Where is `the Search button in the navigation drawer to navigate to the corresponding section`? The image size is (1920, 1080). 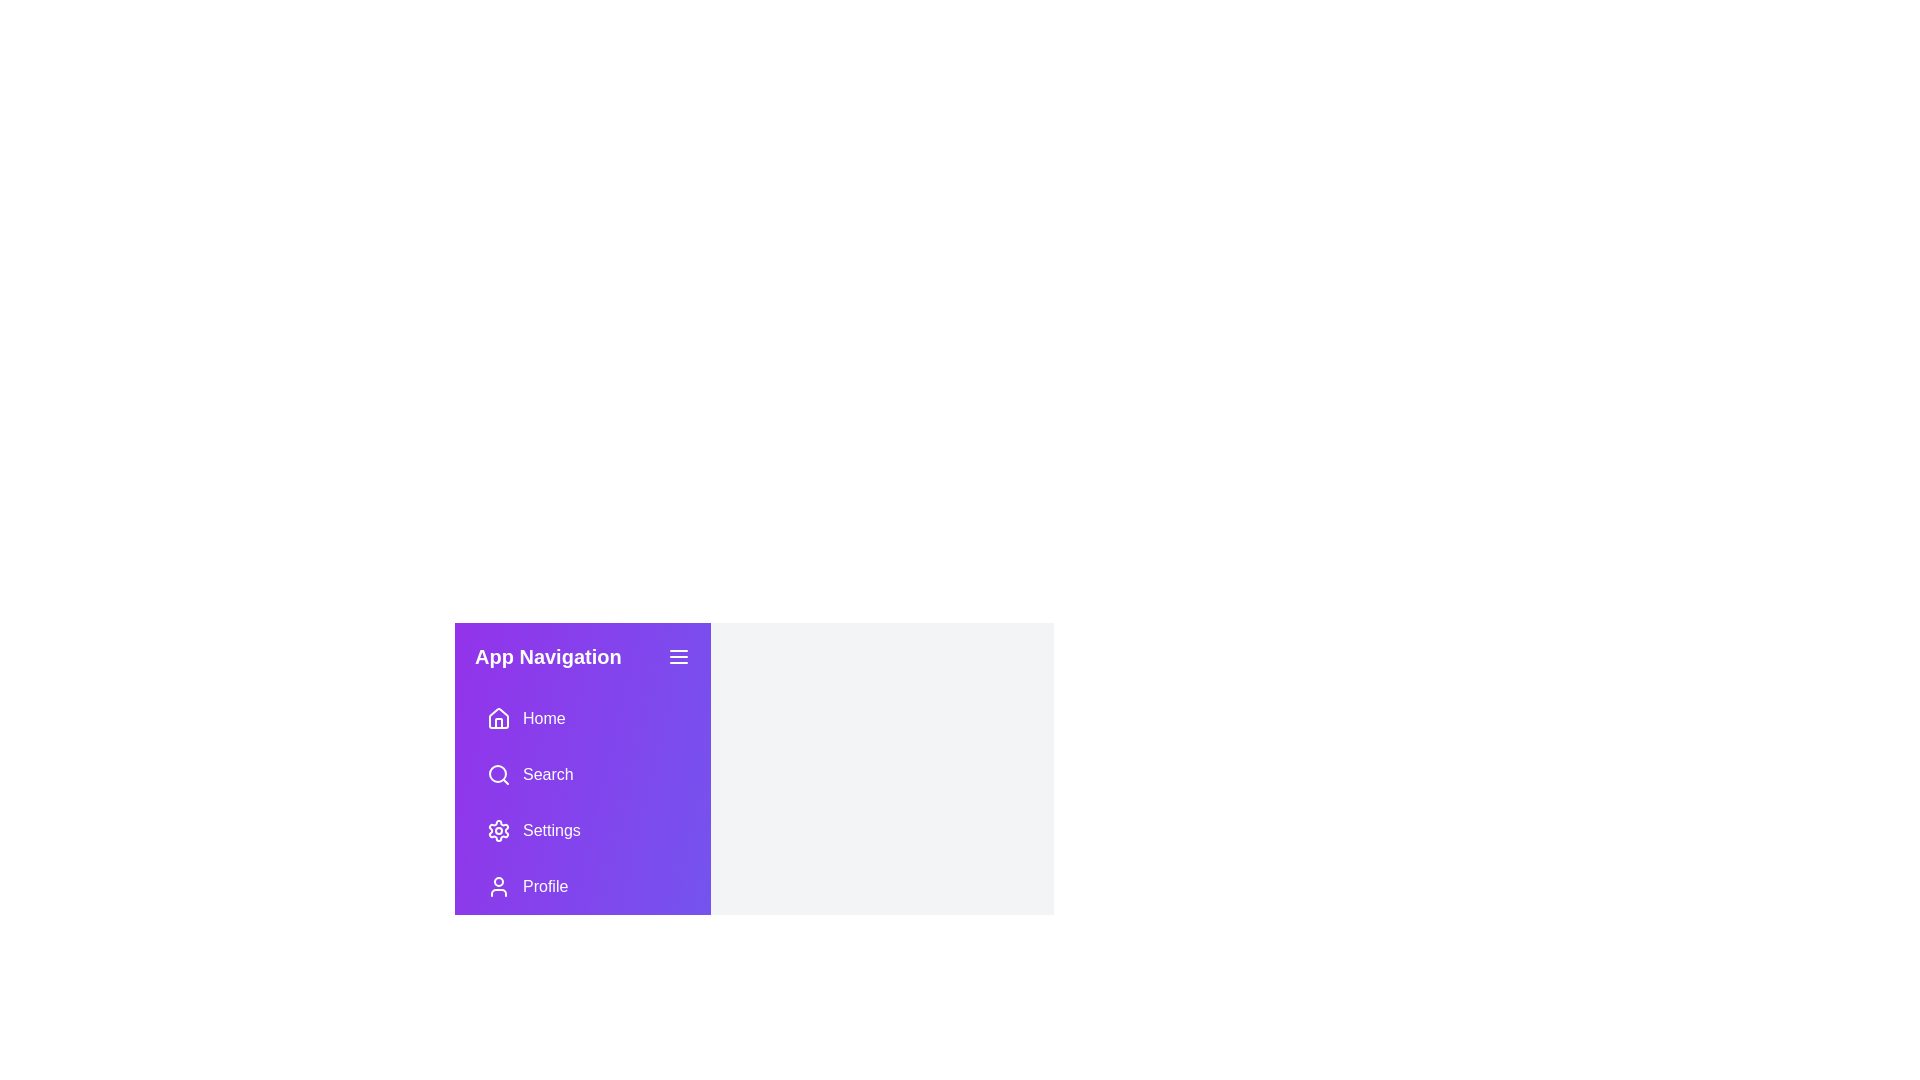
the Search button in the navigation drawer to navigate to the corresponding section is located at coordinates (581, 774).